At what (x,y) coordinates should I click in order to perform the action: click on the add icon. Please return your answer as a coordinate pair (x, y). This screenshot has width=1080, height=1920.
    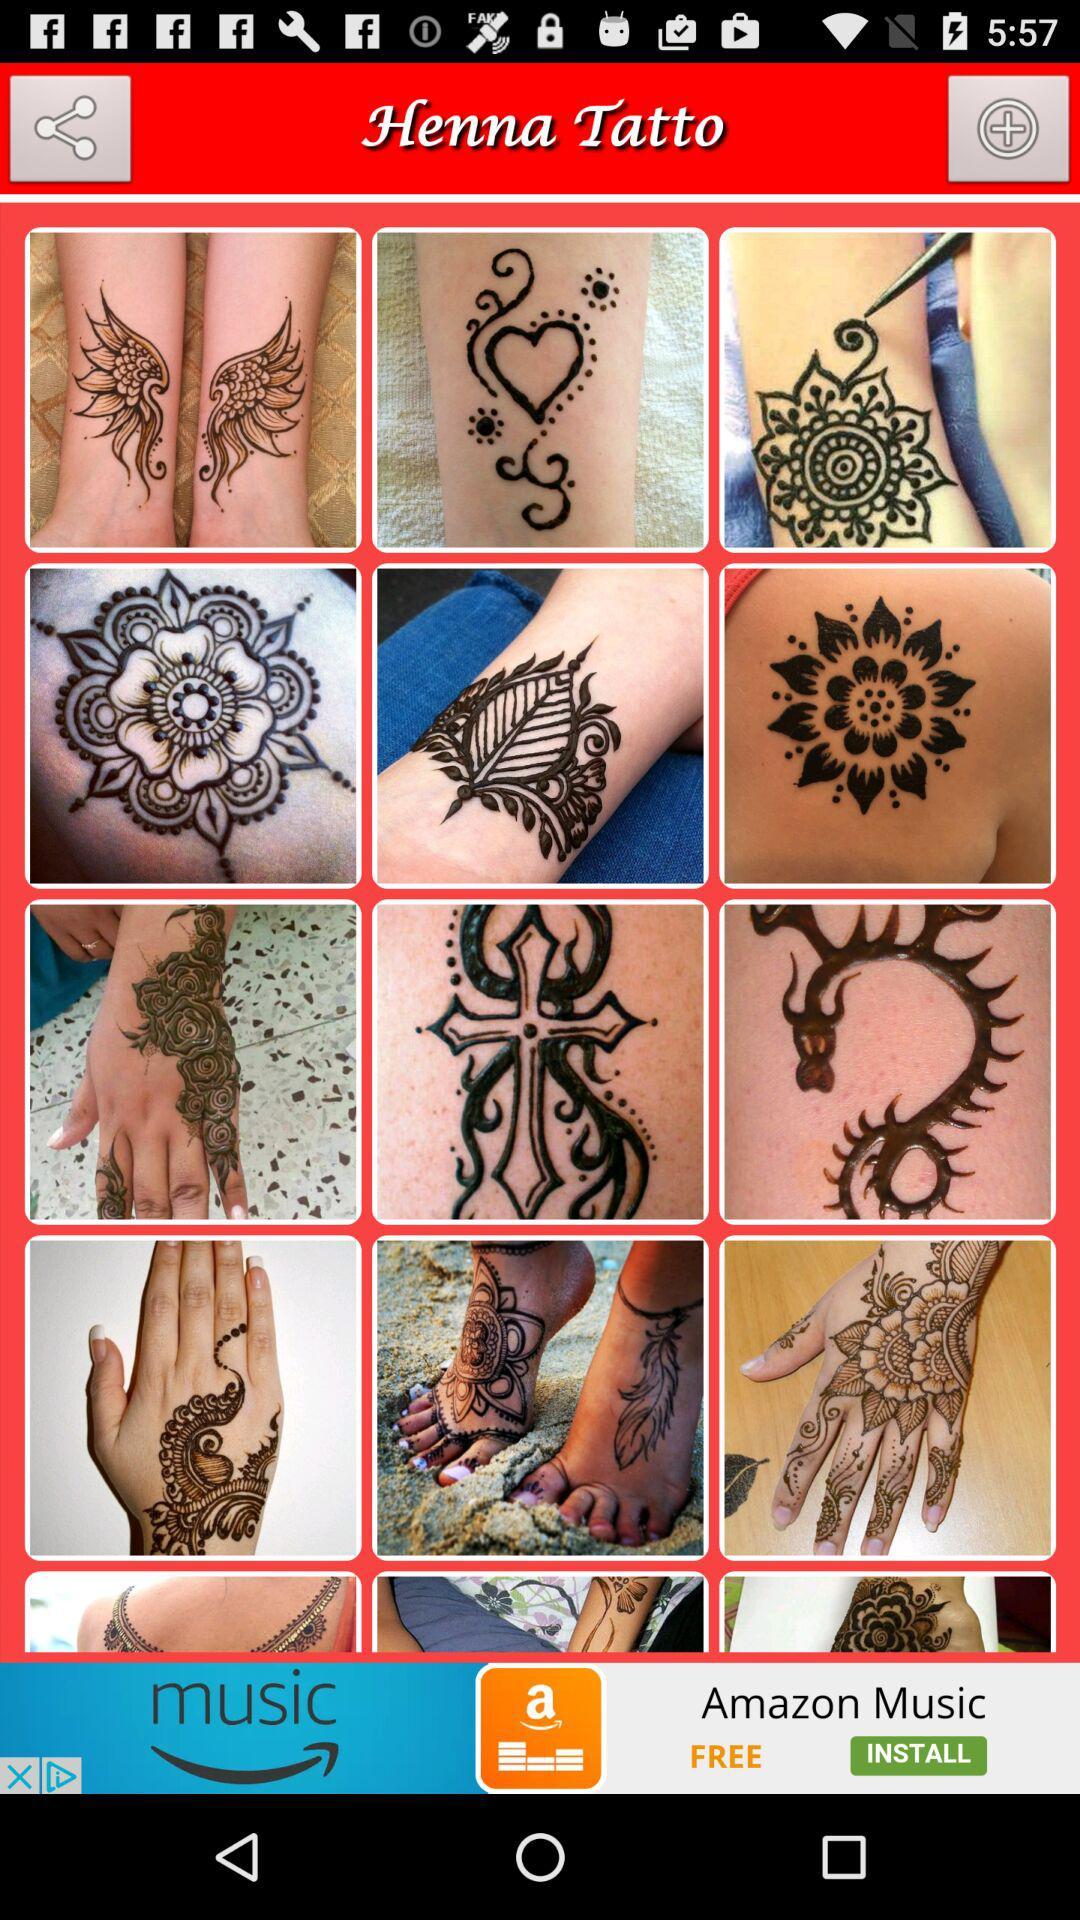
    Looking at the image, I should click on (1009, 141).